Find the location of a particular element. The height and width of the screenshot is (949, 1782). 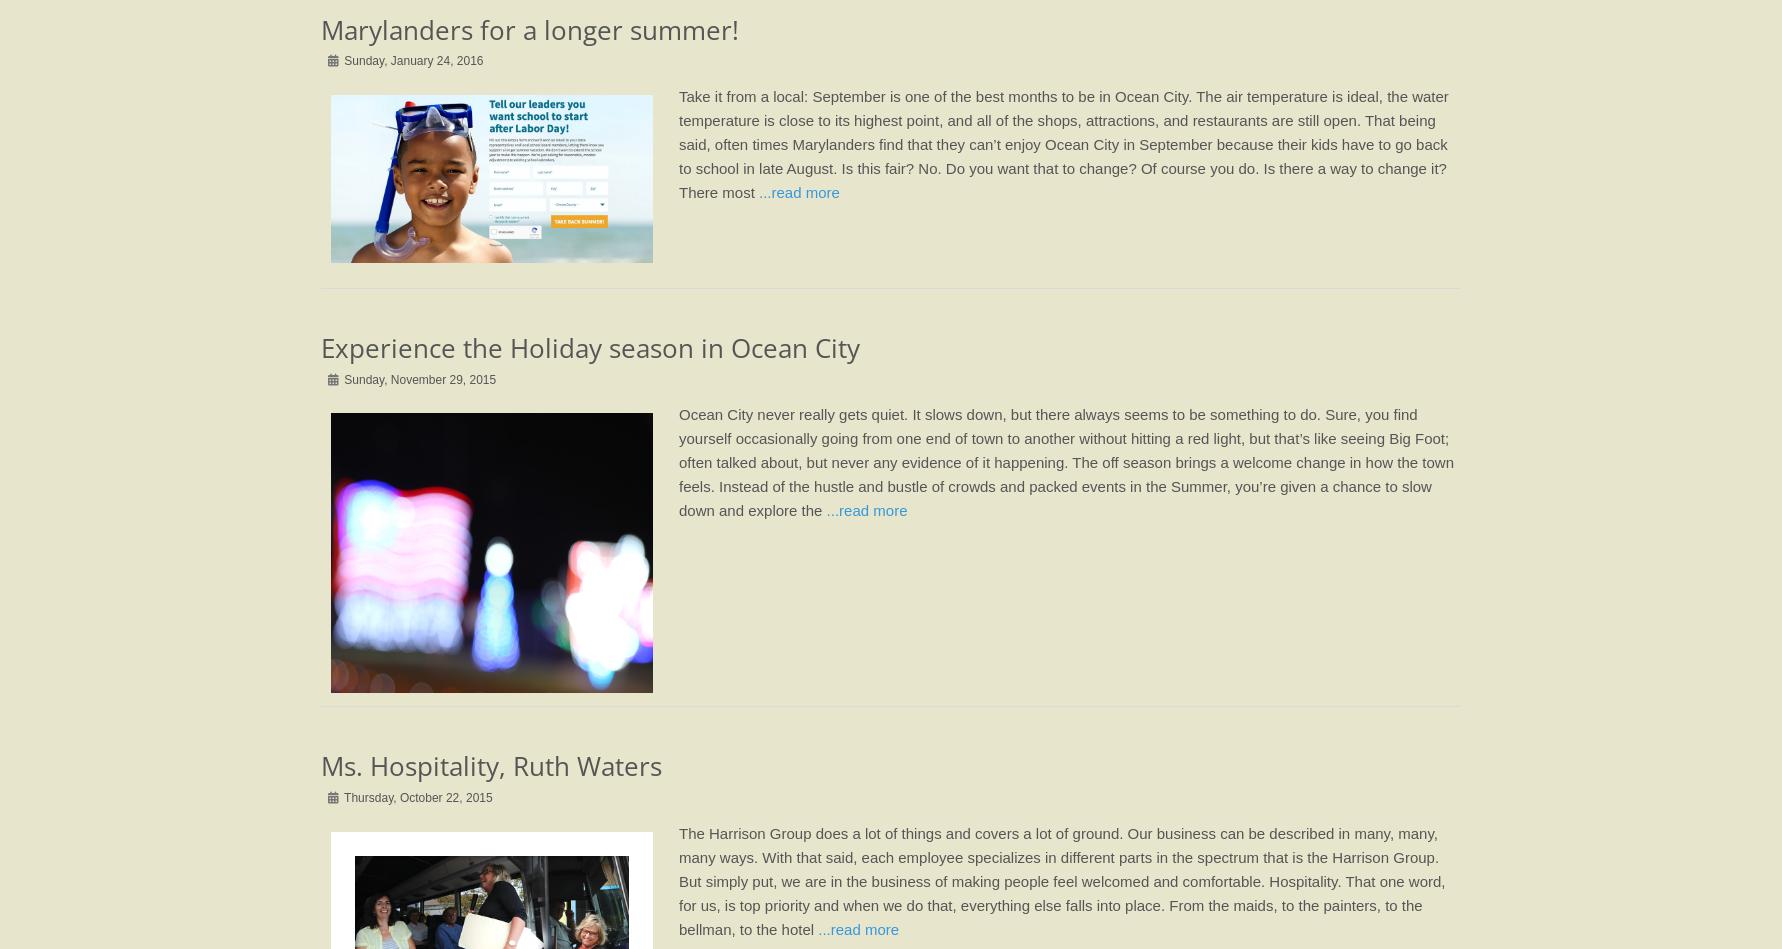

'Ms. Hospitality, Ruth Waters' is located at coordinates (319, 766).